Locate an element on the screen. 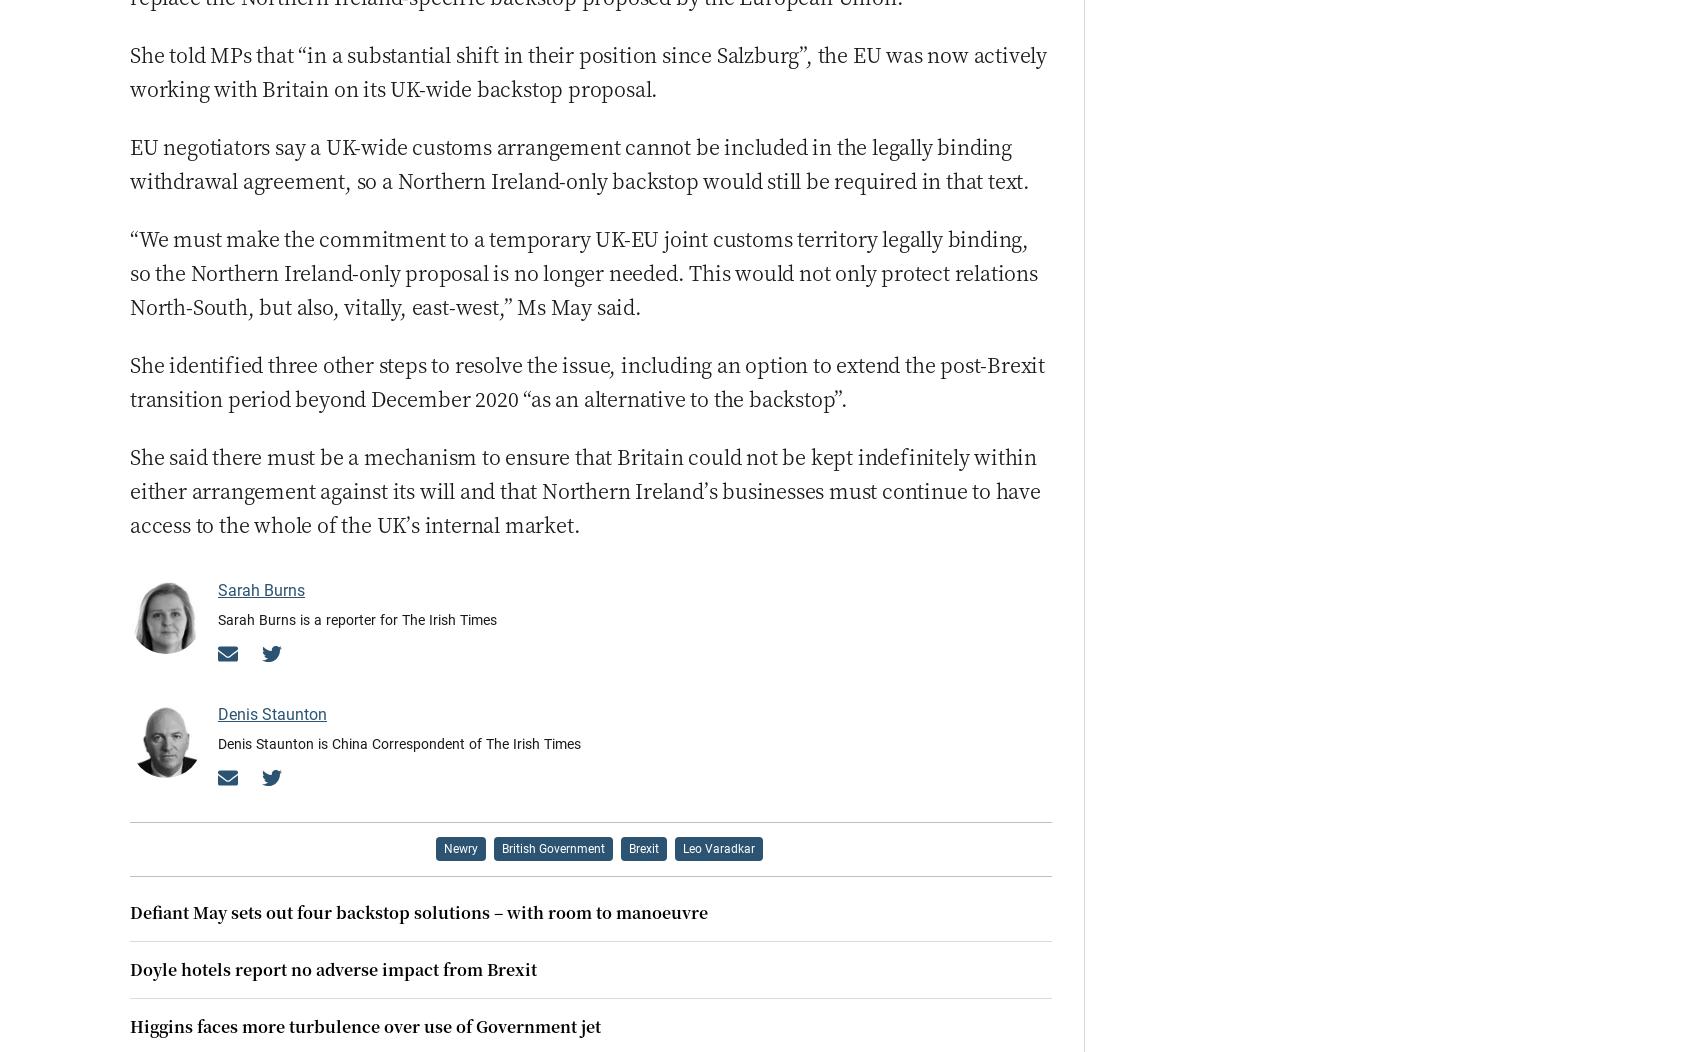 The image size is (1700, 1052). 'She said there must be a mechanism to ensure that Britain could not be kept indefinitely within either arrangement against its will and that Northern Ireland’s businesses must continue to have access to the whole of the UK’s internal market.' is located at coordinates (583, 488).